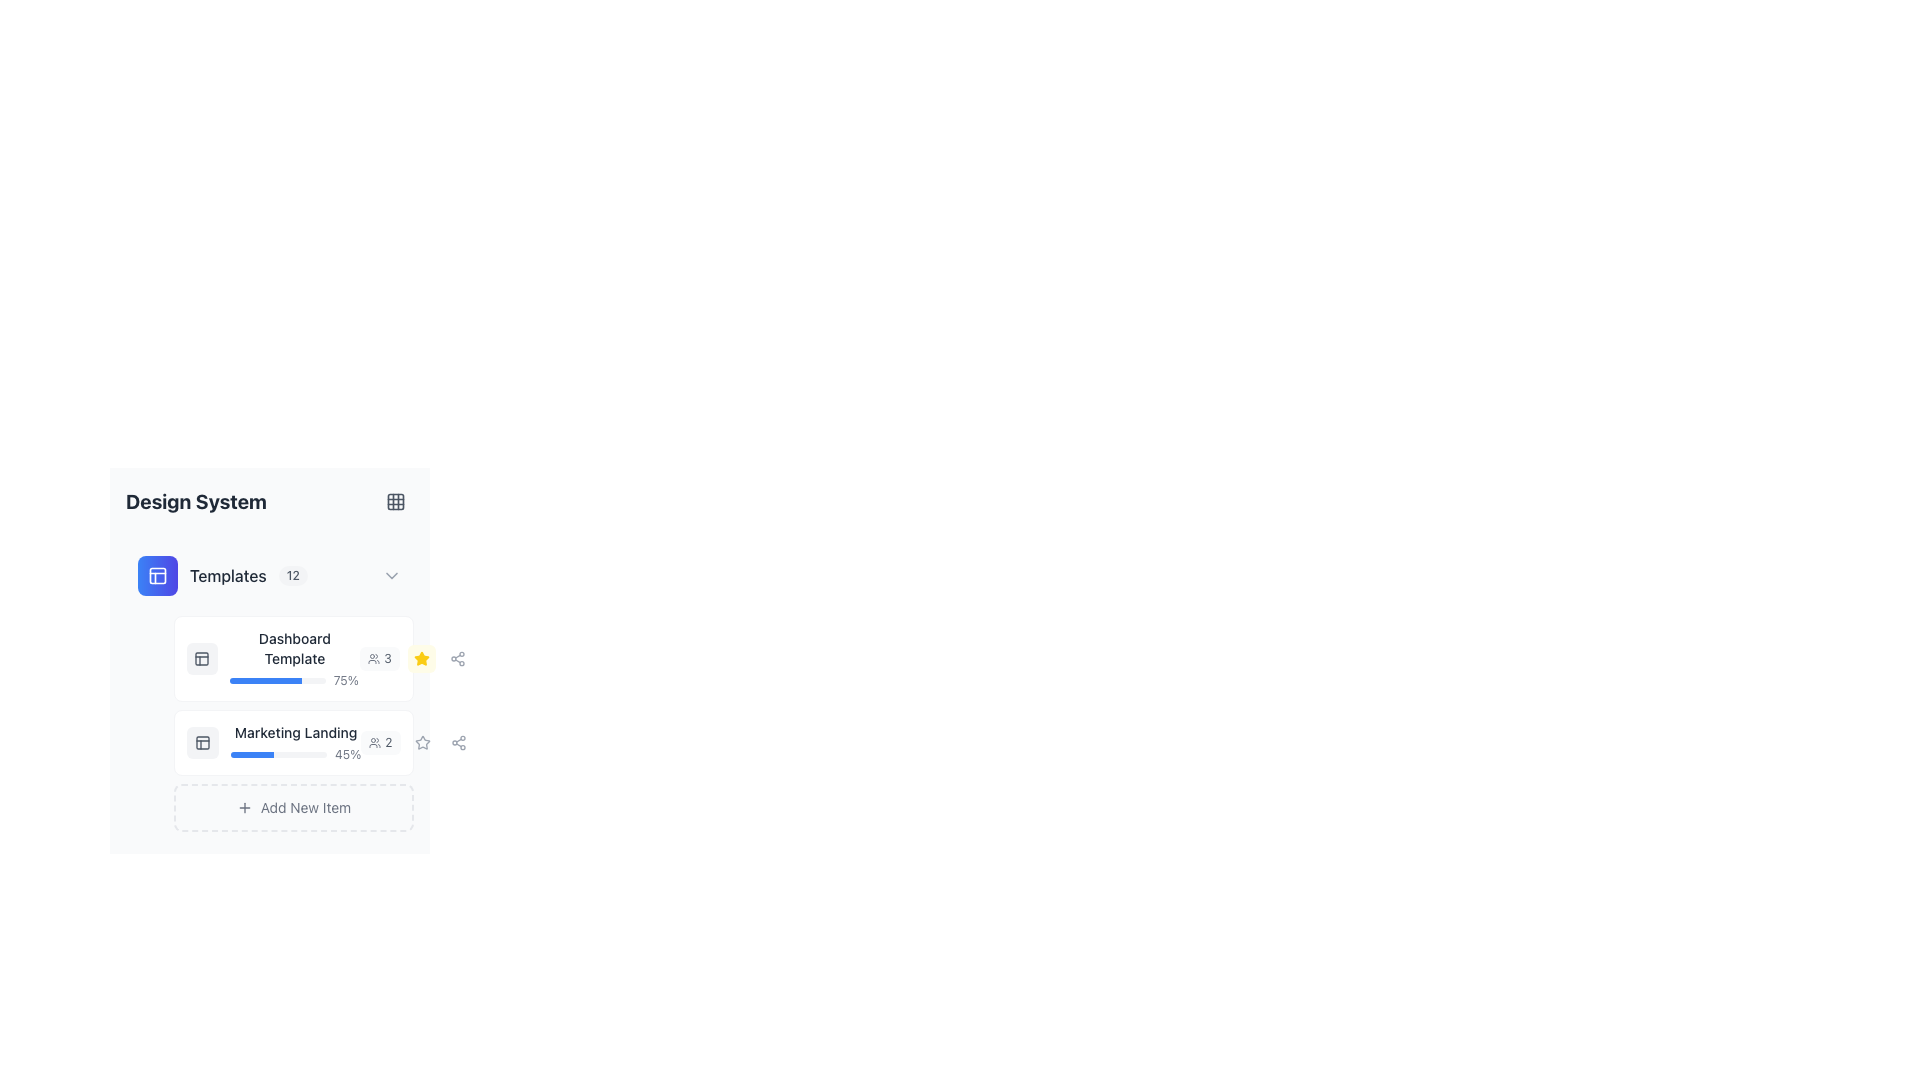  What do you see at coordinates (157, 575) in the screenshot?
I see `the three-panel layout icon, which is a small white icon within a blue gradient background, located to the left of the 'Templates' section header in the sidebar` at bounding box center [157, 575].